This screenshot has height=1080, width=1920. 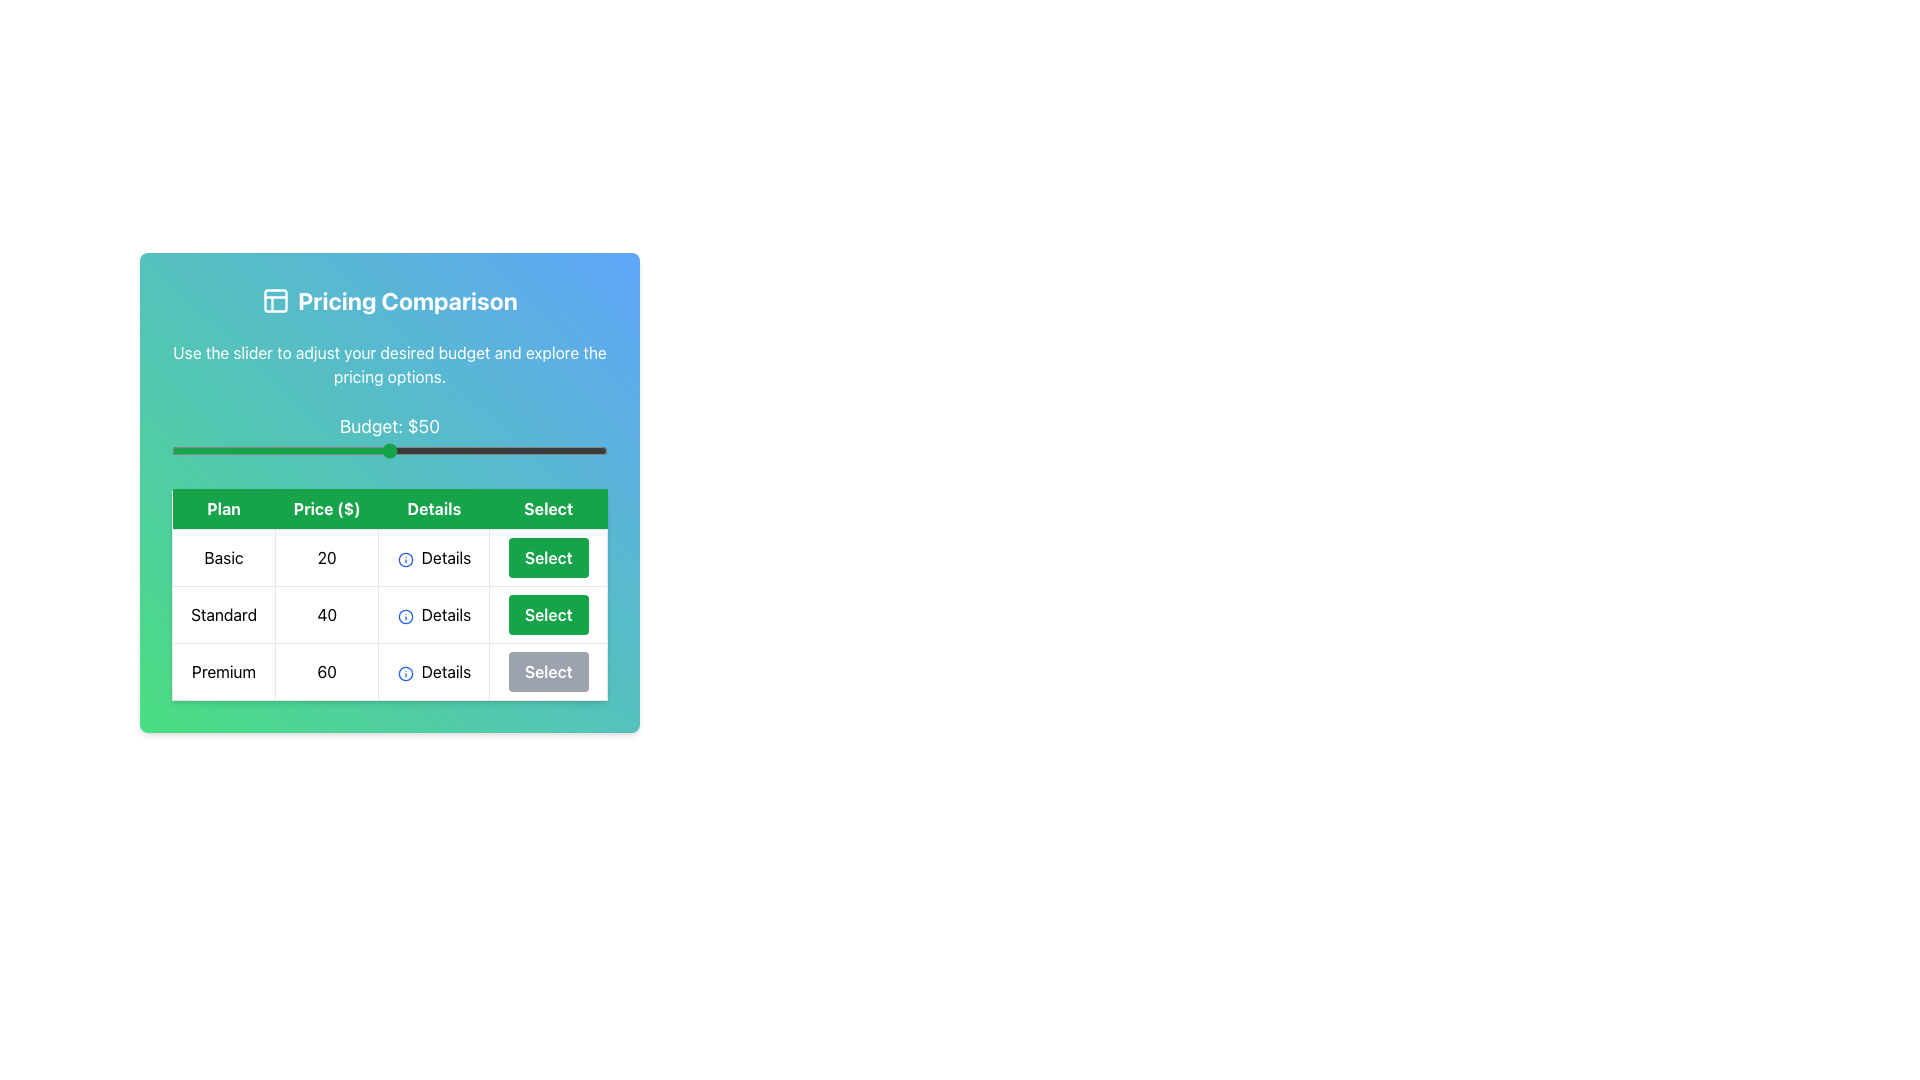 What do you see at coordinates (428, 451) in the screenshot?
I see `the budget` at bounding box center [428, 451].